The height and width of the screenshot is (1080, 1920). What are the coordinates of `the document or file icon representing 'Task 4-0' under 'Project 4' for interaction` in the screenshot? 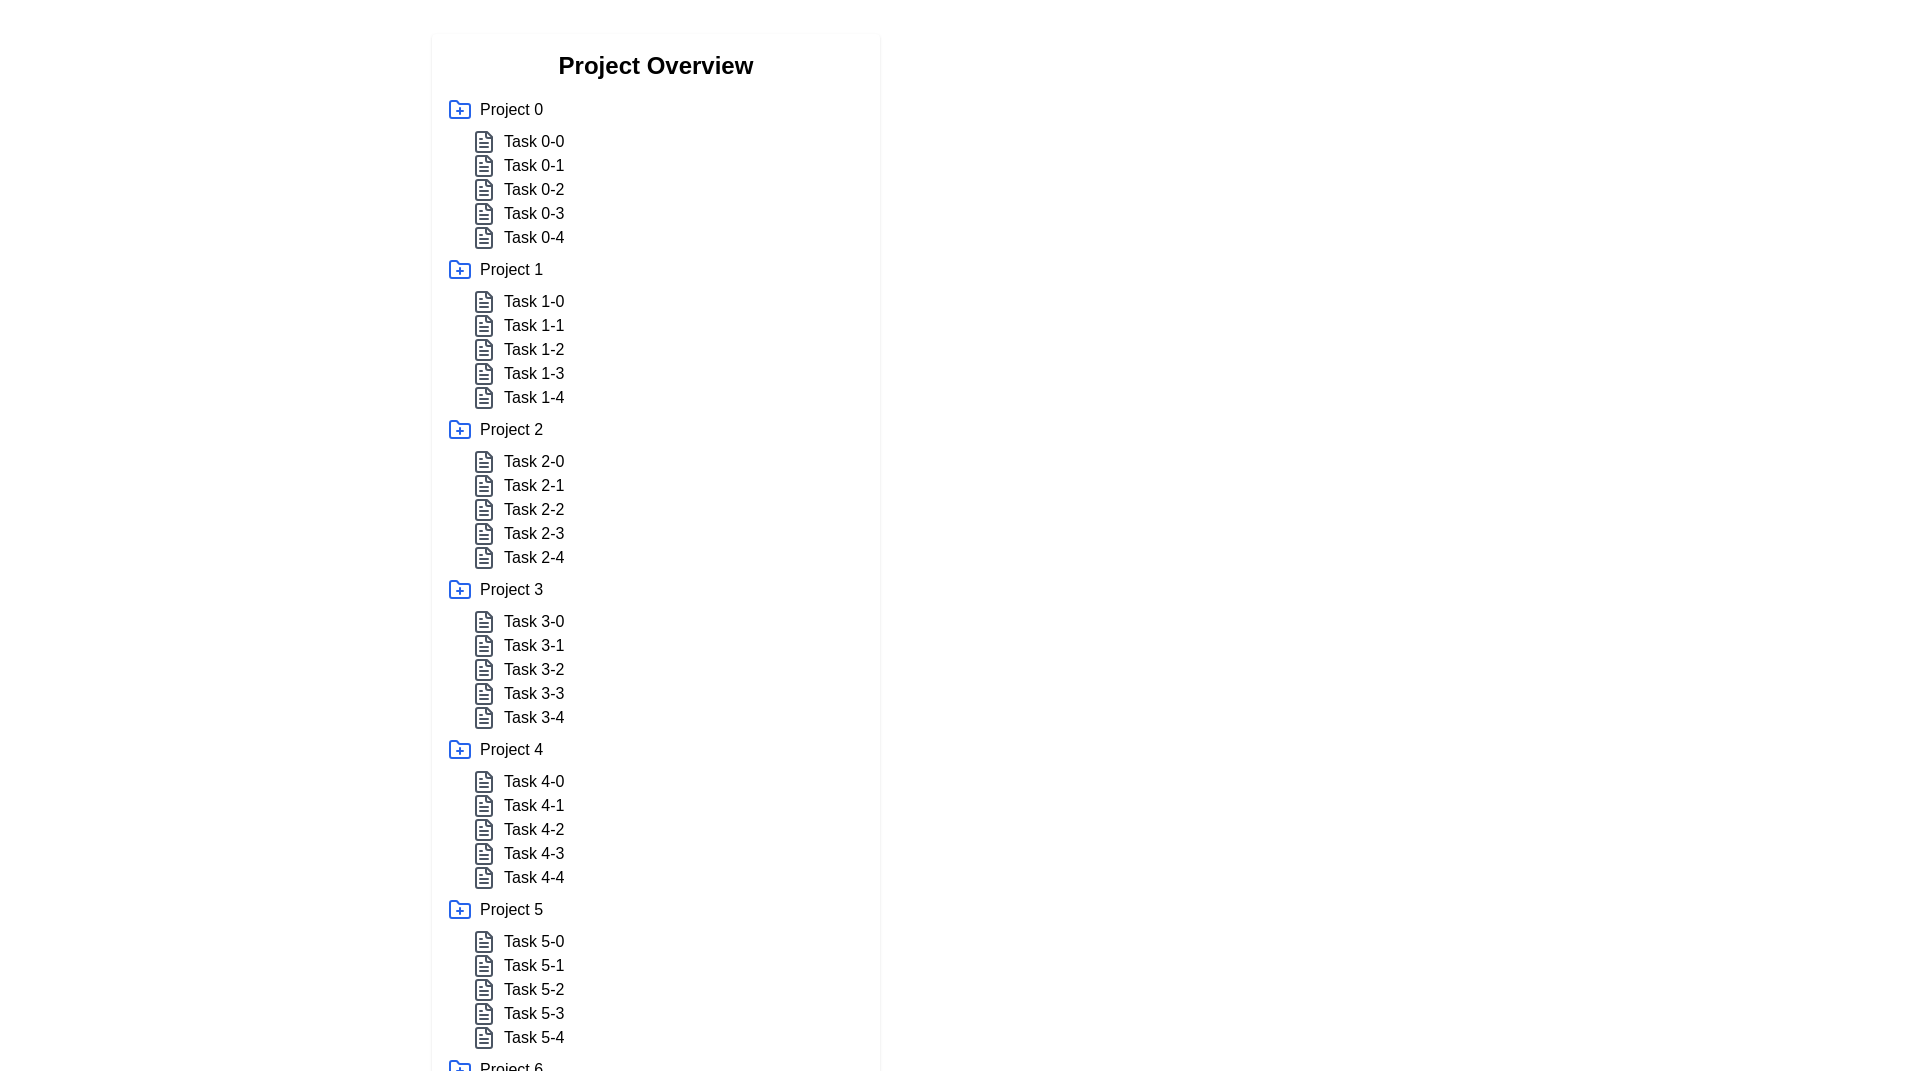 It's located at (484, 781).